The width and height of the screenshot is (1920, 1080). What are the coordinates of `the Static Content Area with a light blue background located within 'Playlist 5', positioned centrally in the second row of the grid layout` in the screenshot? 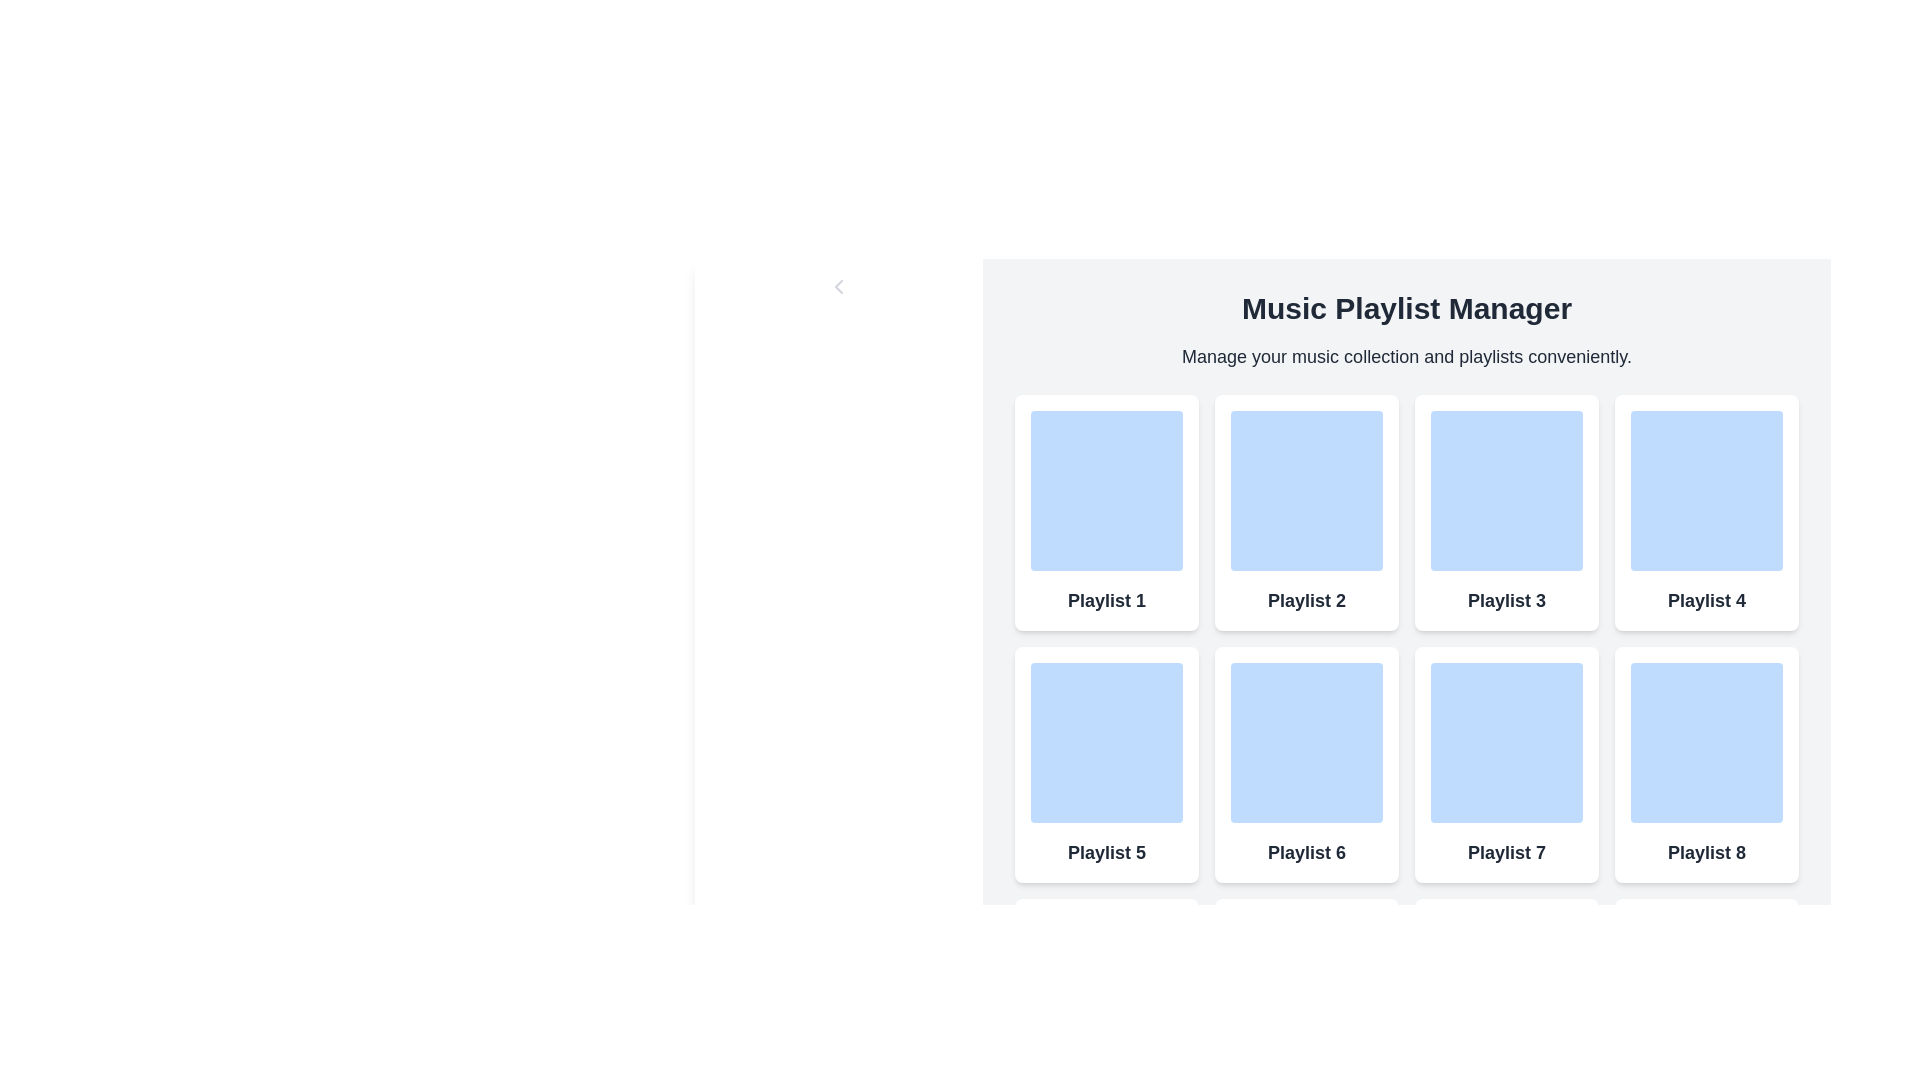 It's located at (1106, 743).